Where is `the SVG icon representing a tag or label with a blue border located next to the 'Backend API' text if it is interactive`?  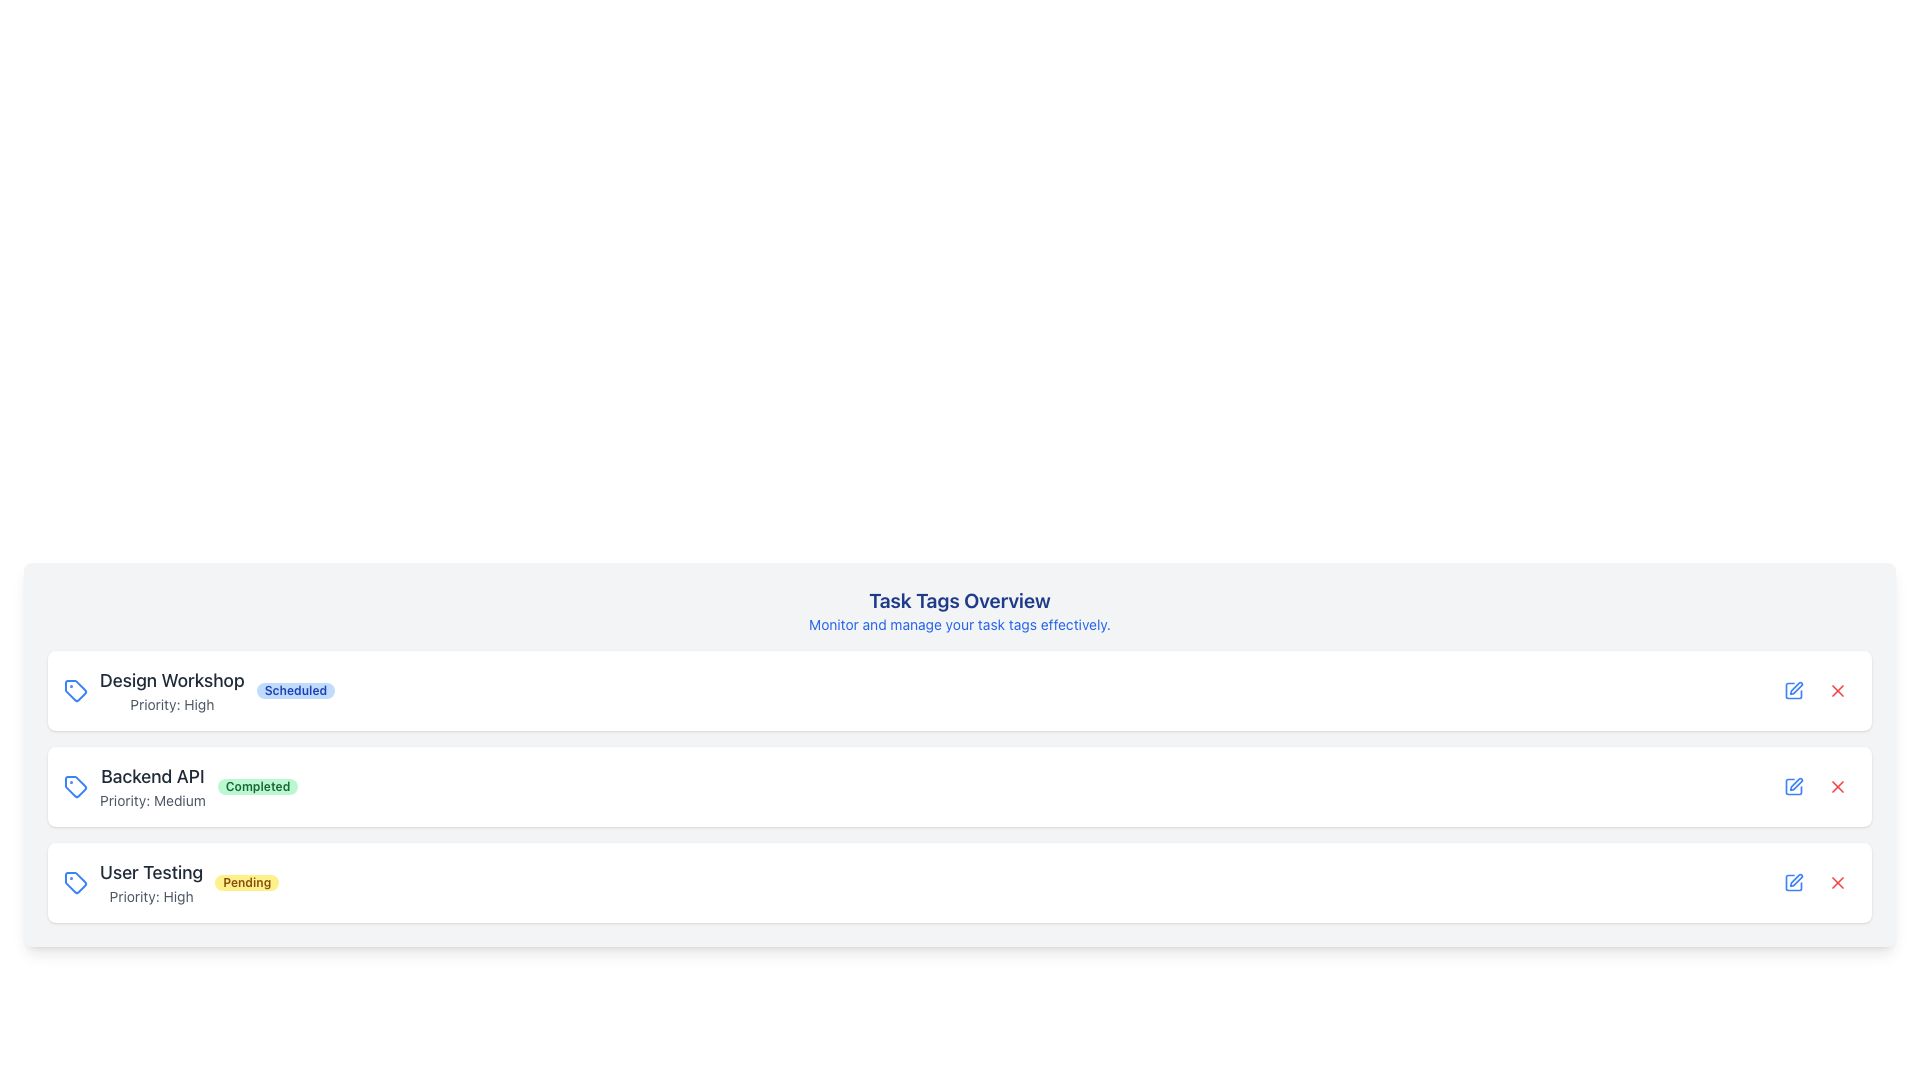 the SVG icon representing a tag or label with a blue border located next to the 'Backend API' text if it is interactive is located at coordinates (76, 785).